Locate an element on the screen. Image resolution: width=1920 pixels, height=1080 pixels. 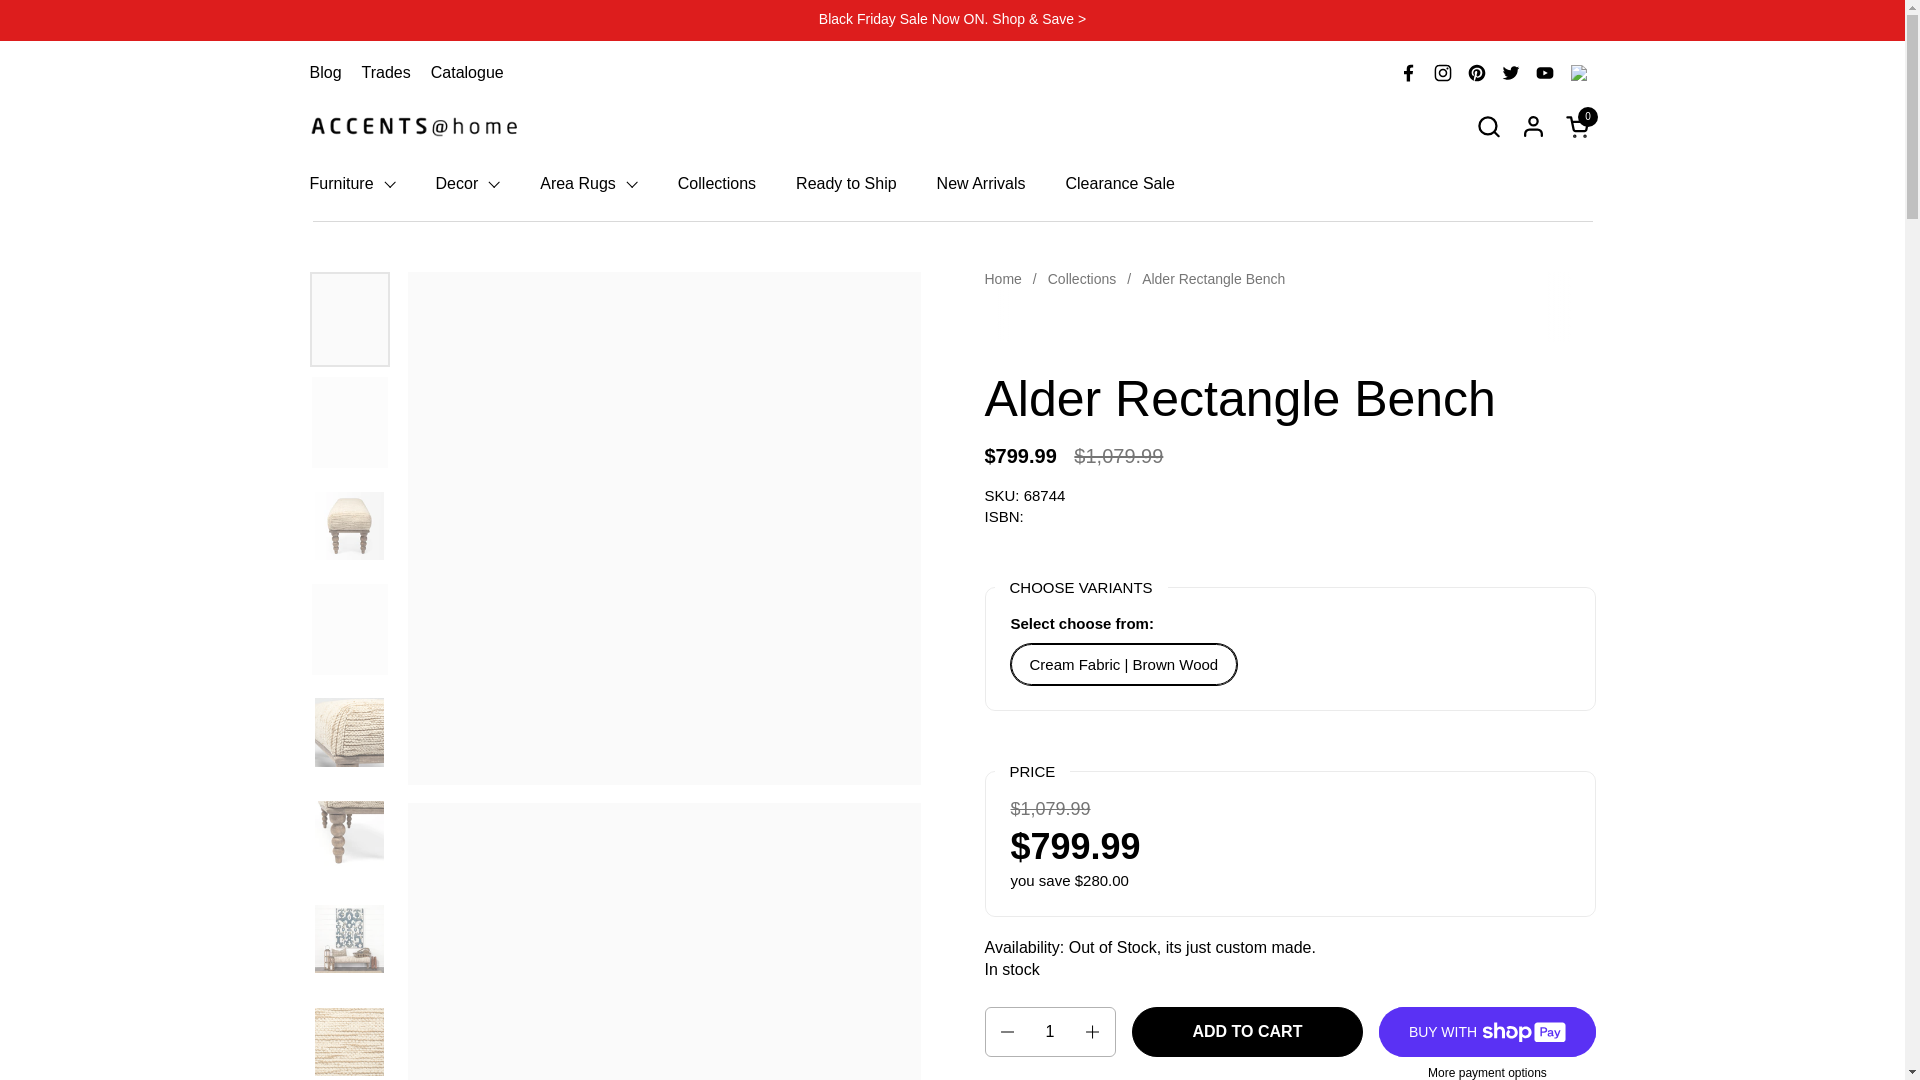
'Twitter' is located at coordinates (1493, 72).